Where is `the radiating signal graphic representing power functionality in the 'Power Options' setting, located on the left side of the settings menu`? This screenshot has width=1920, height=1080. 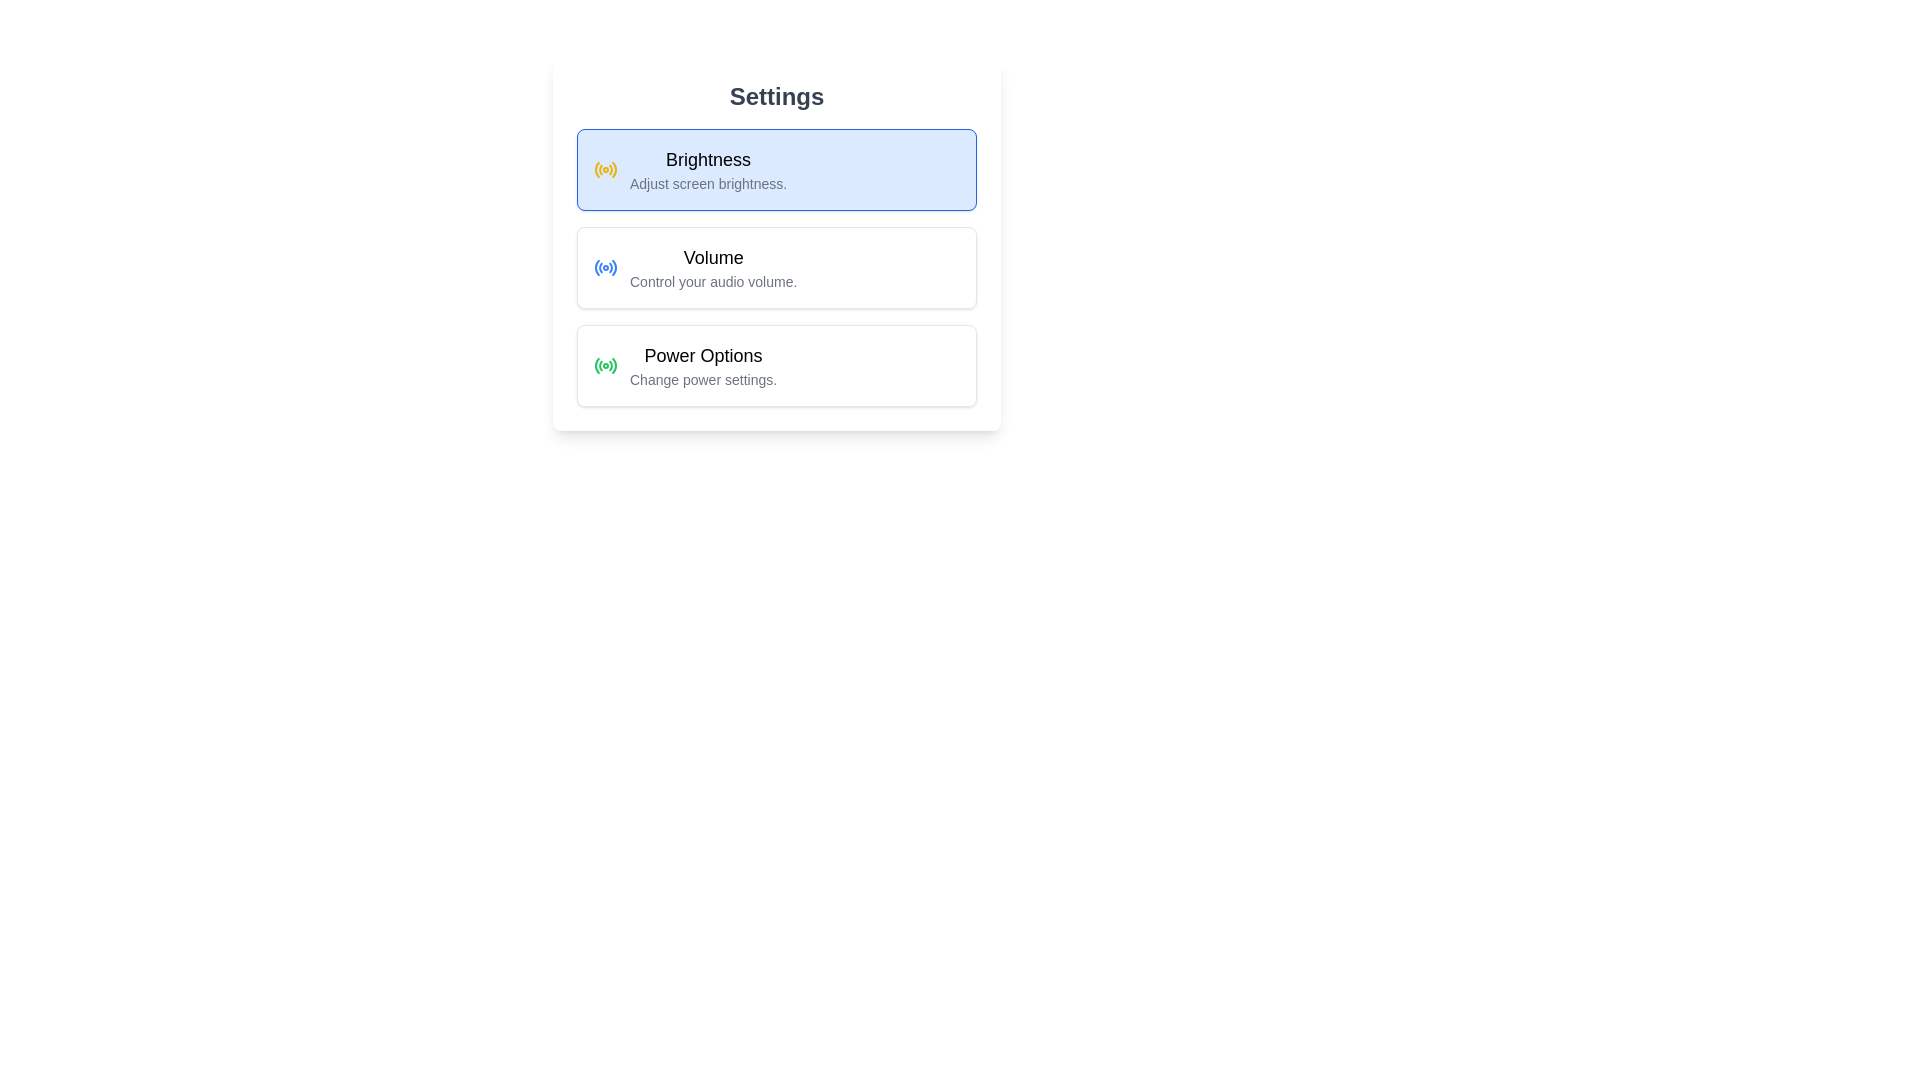
the radiating signal graphic representing power functionality in the 'Power Options' setting, located on the left side of the settings menu is located at coordinates (596, 366).